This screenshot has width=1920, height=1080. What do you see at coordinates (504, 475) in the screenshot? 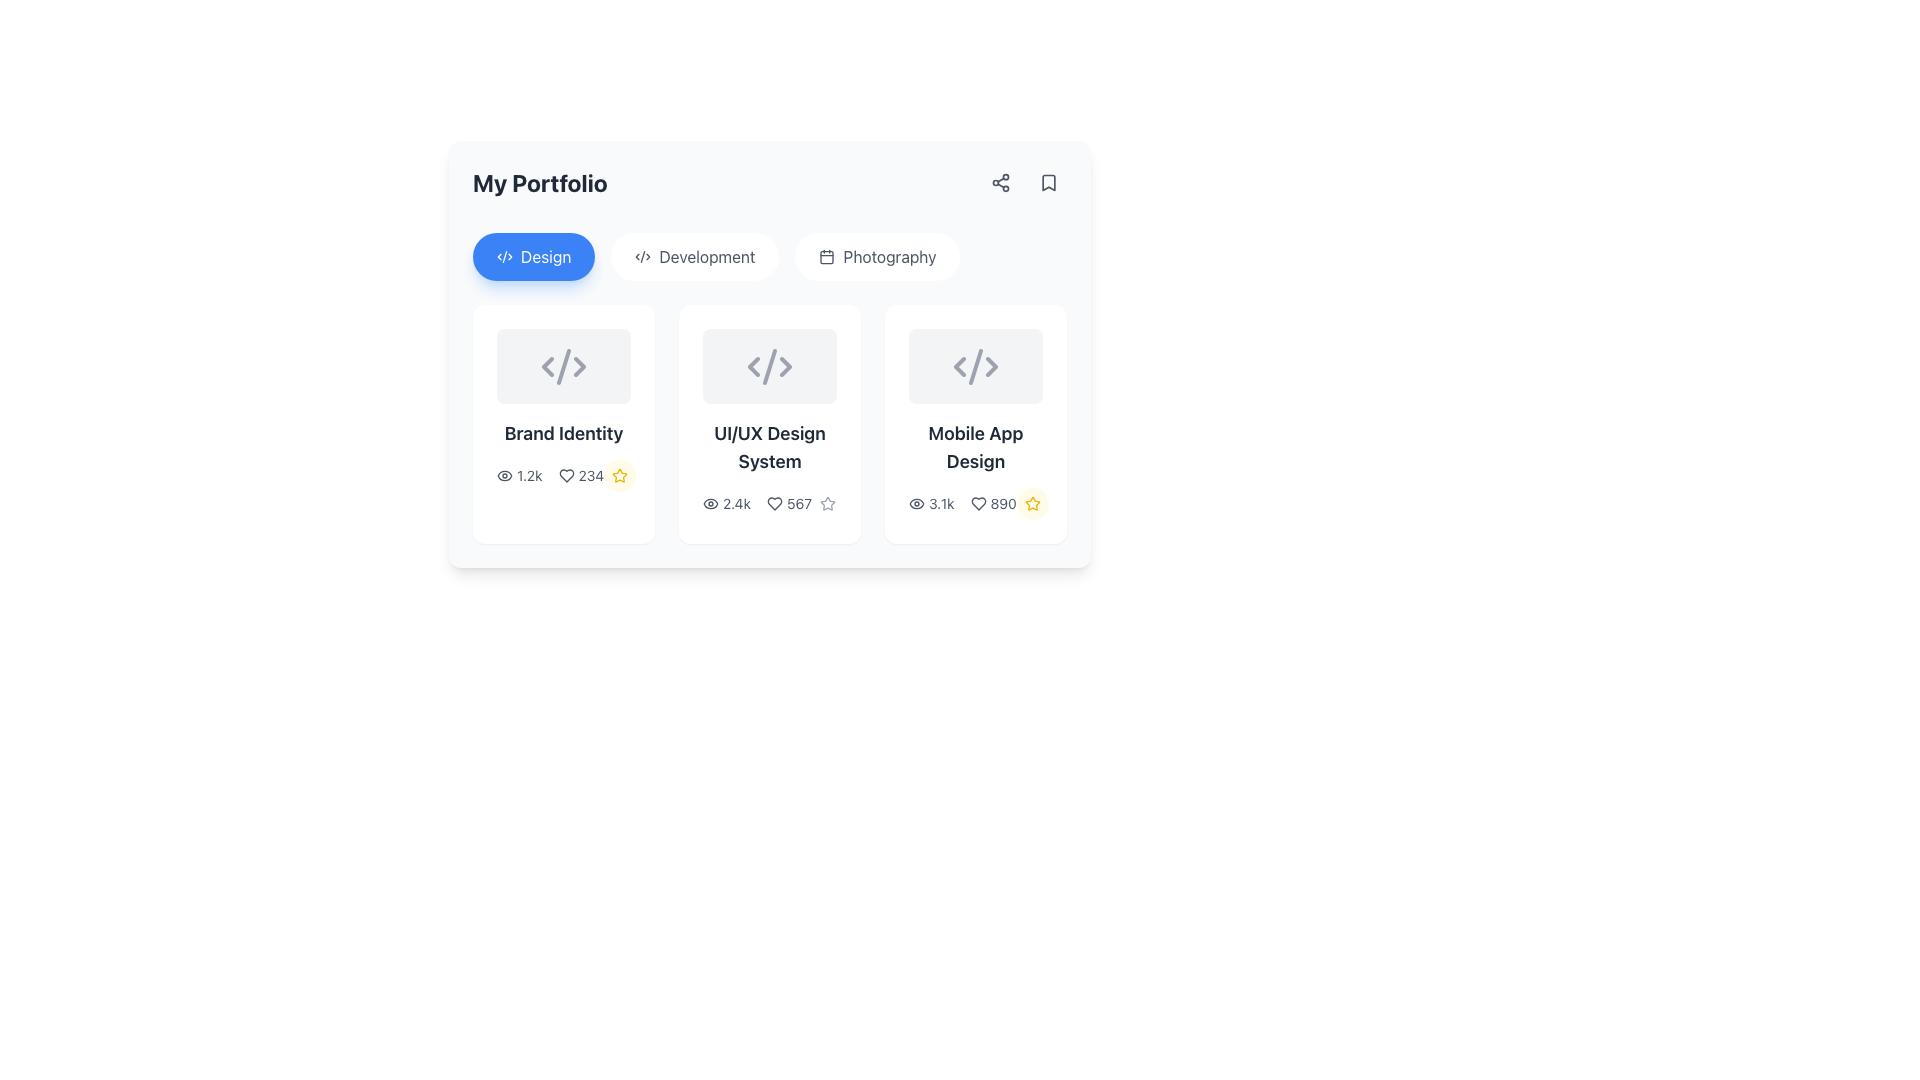
I see `the visibility metric icon associated with the 'Brand Identity' item in the portfolio, which is positioned on the leftmost side of the card and precedes the view count text '1.2k'` at bounding box center [504, 475].